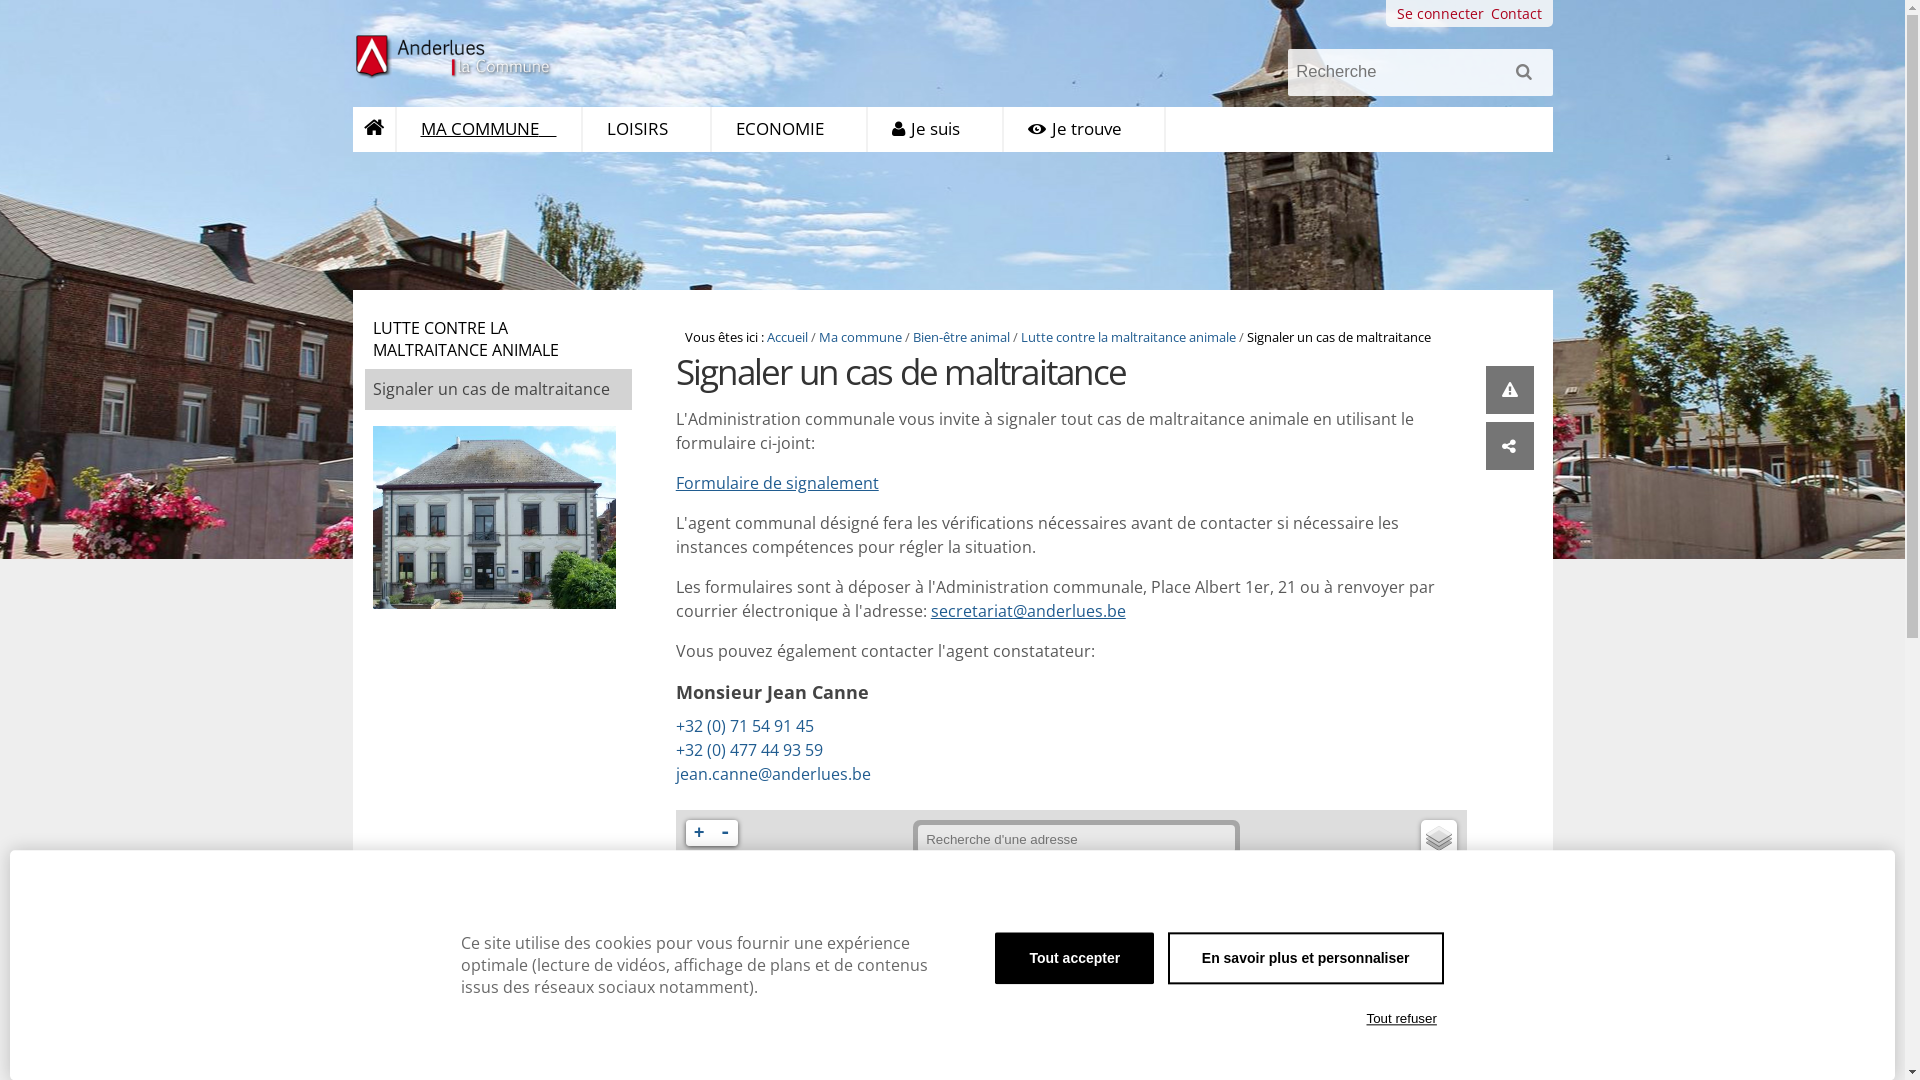 The image size is (1920, 1080). What do you see at coordinates (484, 56) in the screenshot?
I see `'Anderlues la Commune'` at bounding box center [484, 56].